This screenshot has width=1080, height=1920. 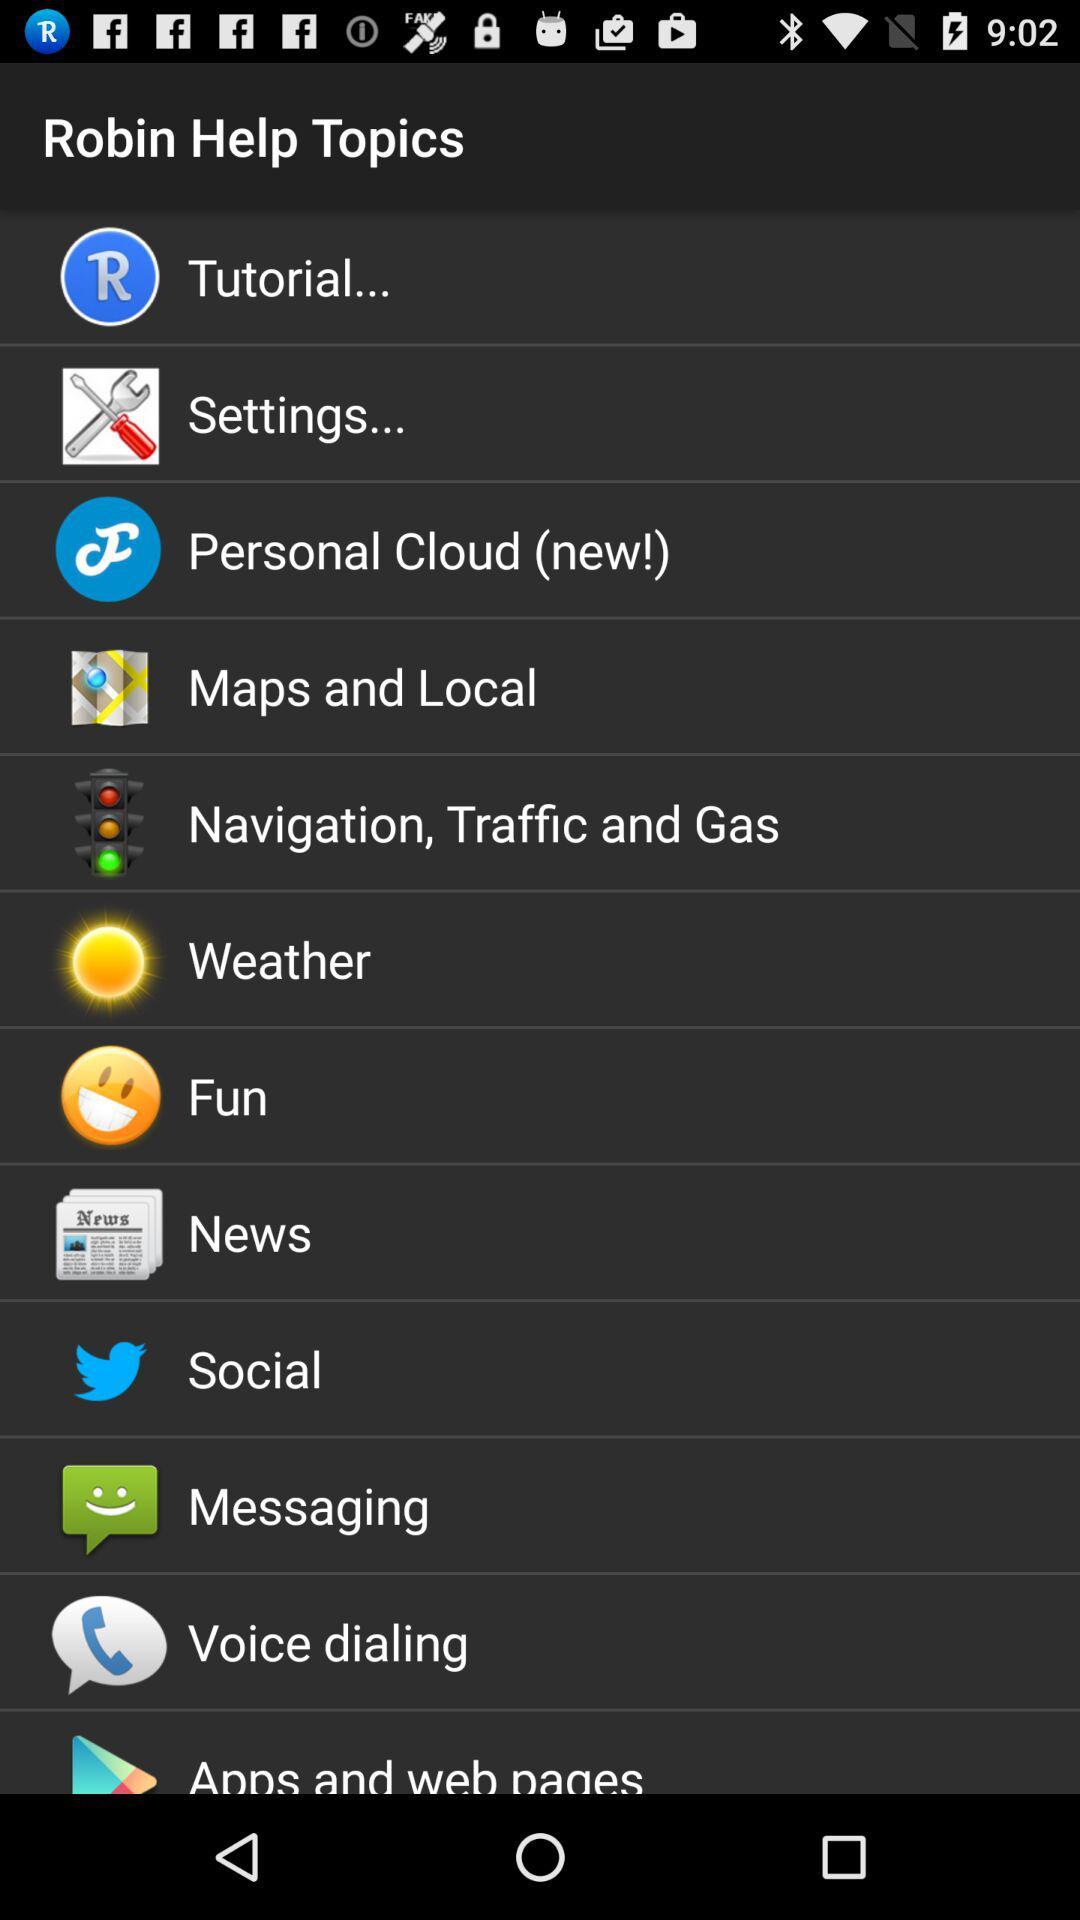 I want to click on the app below the  fun item, so click(x=540, y=1231).